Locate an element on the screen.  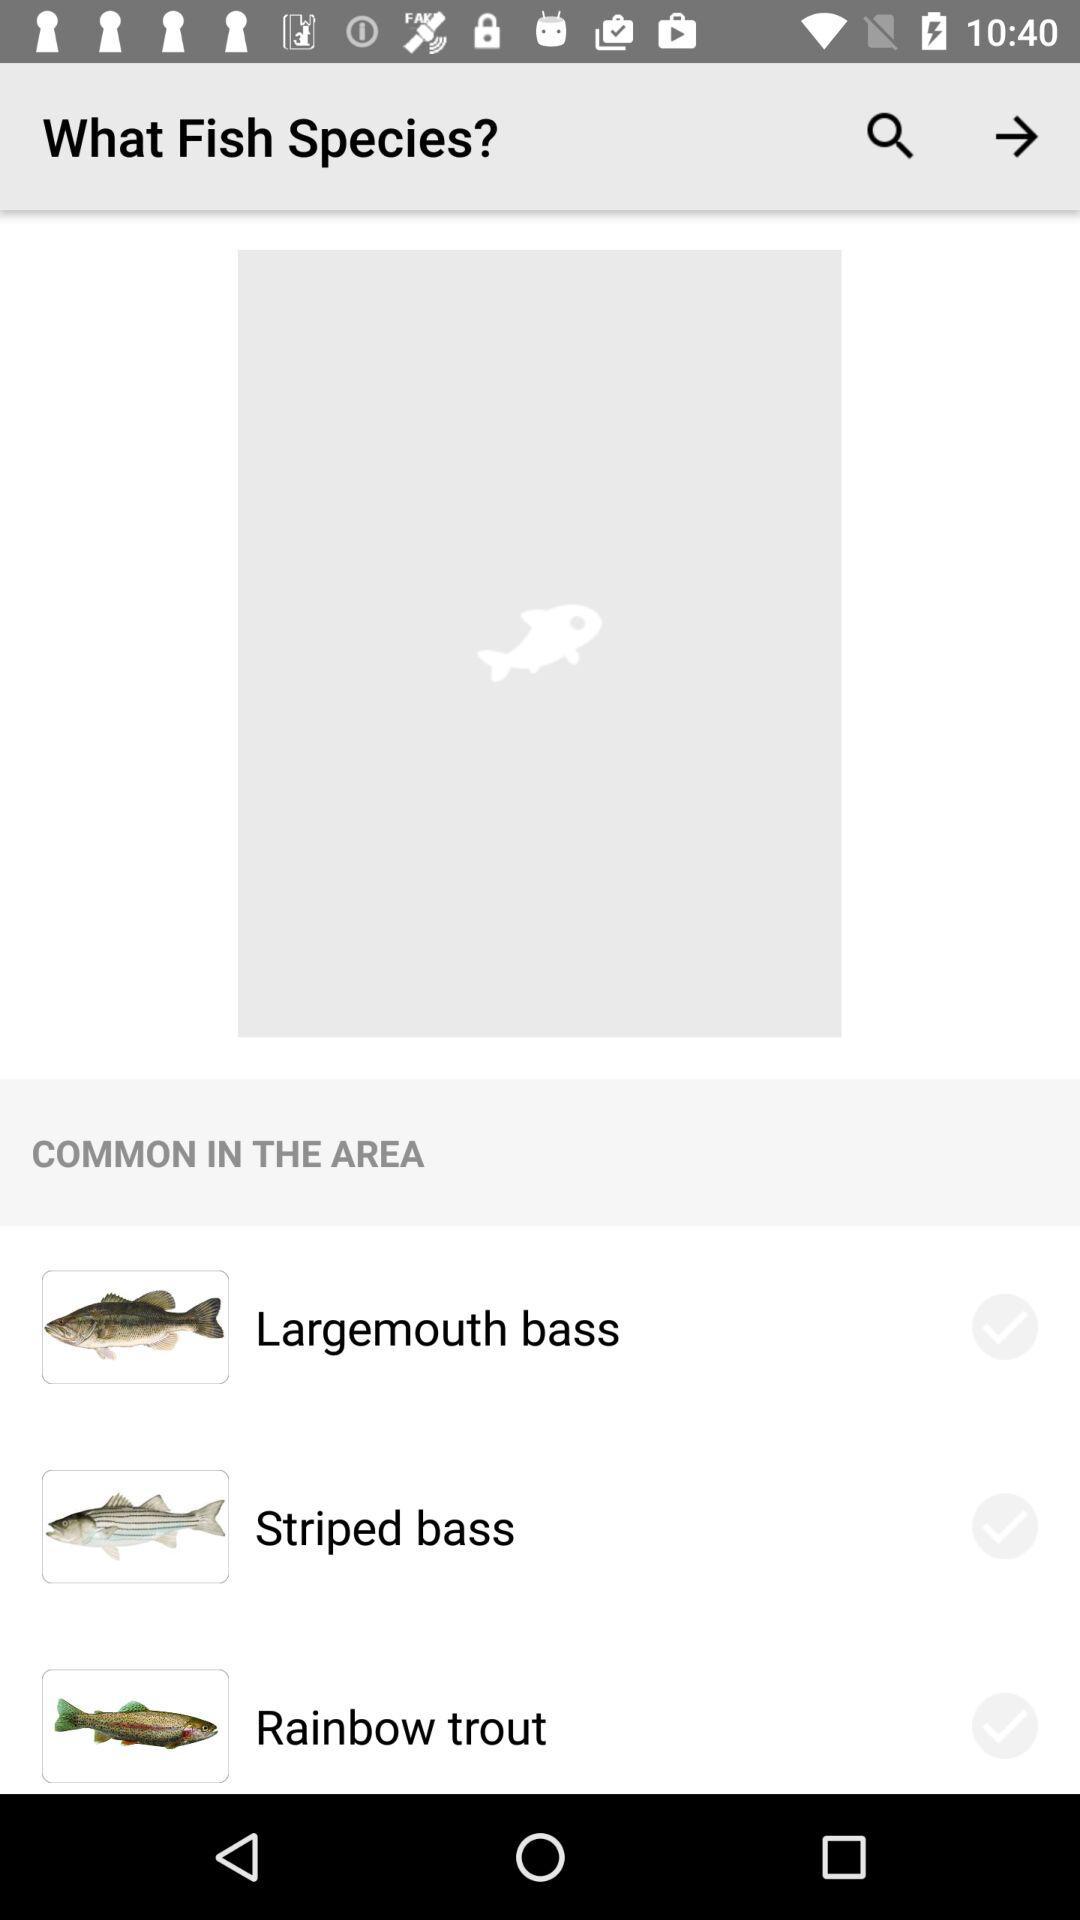
the item to the right of the what fish species? icon is located at coordinates (890, 135).